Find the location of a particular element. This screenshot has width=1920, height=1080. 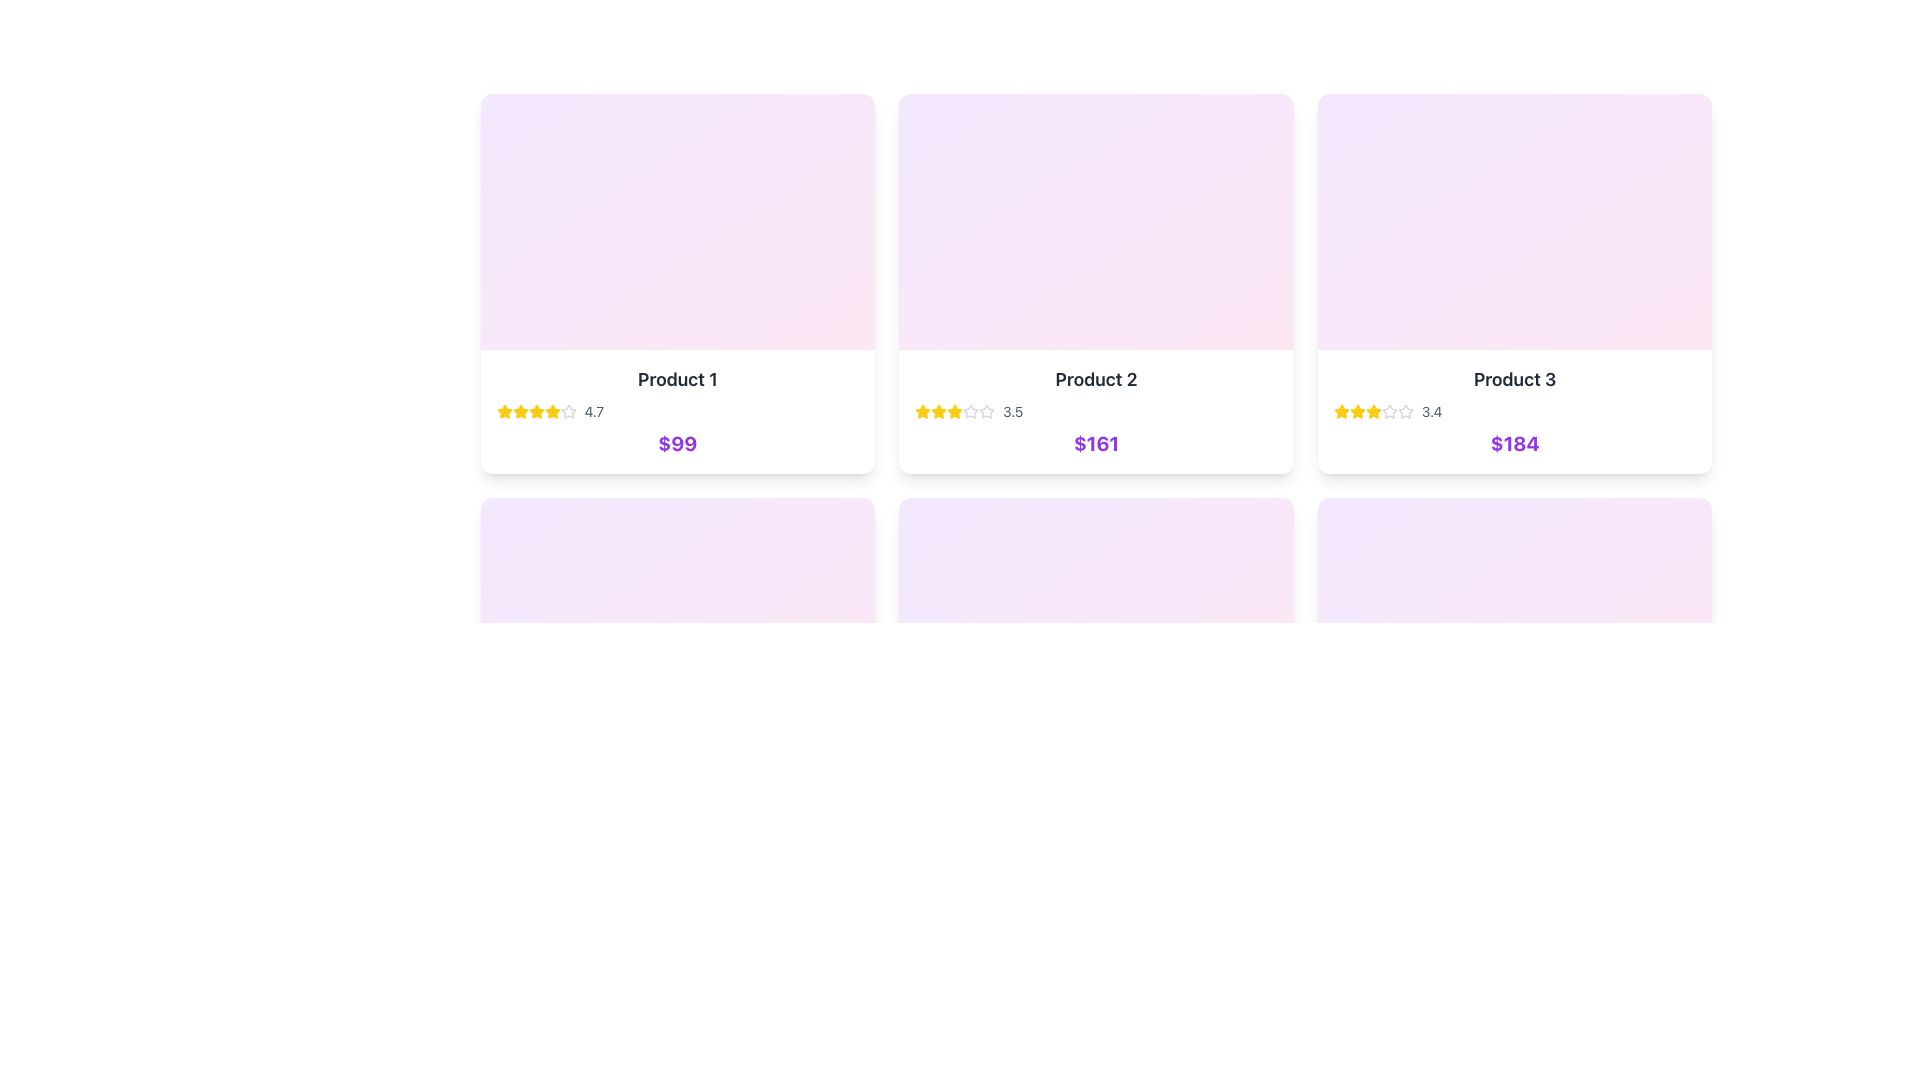

the second star icon in the rating section of 'Product 3' is located at coordinates (1372, 410).